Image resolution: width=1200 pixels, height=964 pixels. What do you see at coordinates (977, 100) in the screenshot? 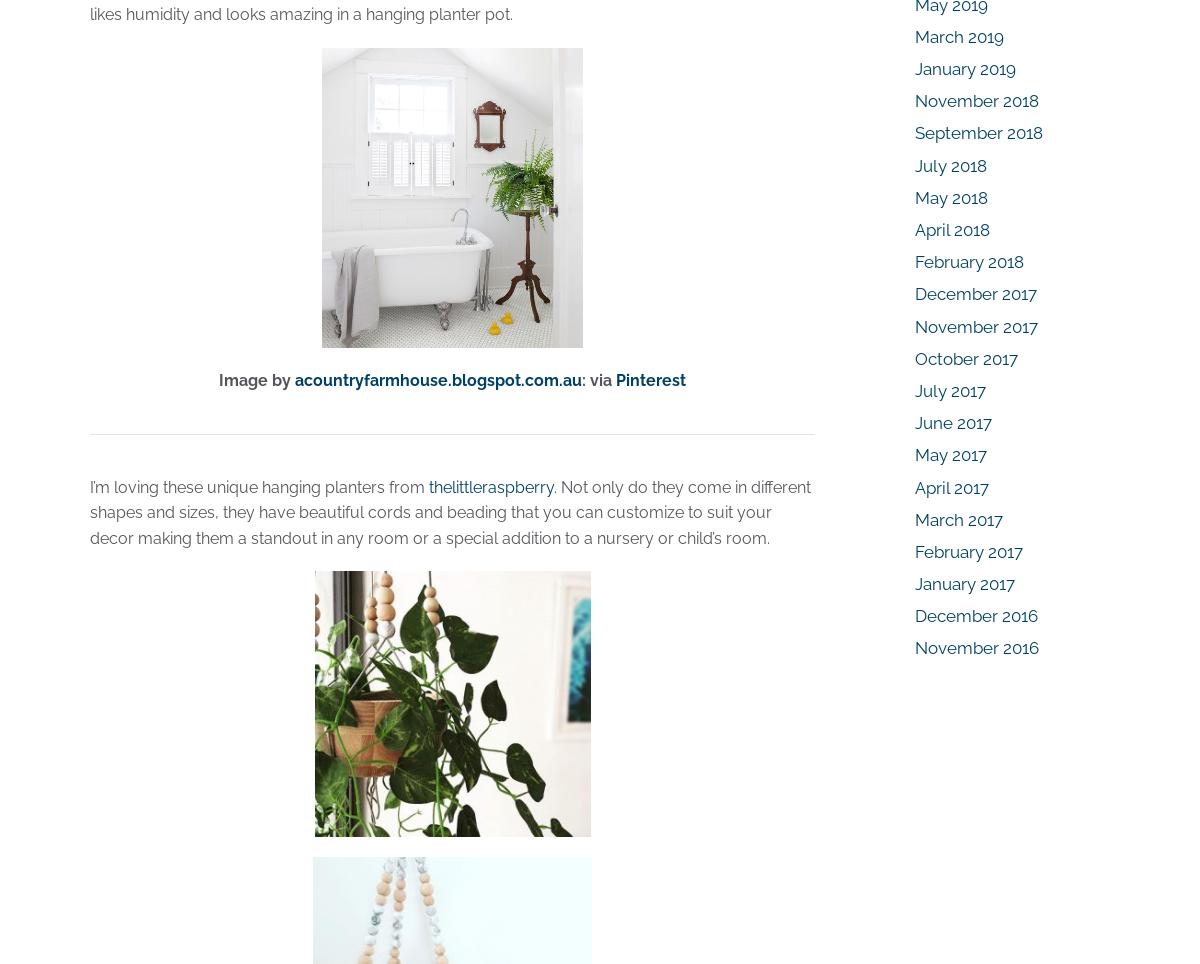
I see `'November 2018'` at bounding box center [977, 100].